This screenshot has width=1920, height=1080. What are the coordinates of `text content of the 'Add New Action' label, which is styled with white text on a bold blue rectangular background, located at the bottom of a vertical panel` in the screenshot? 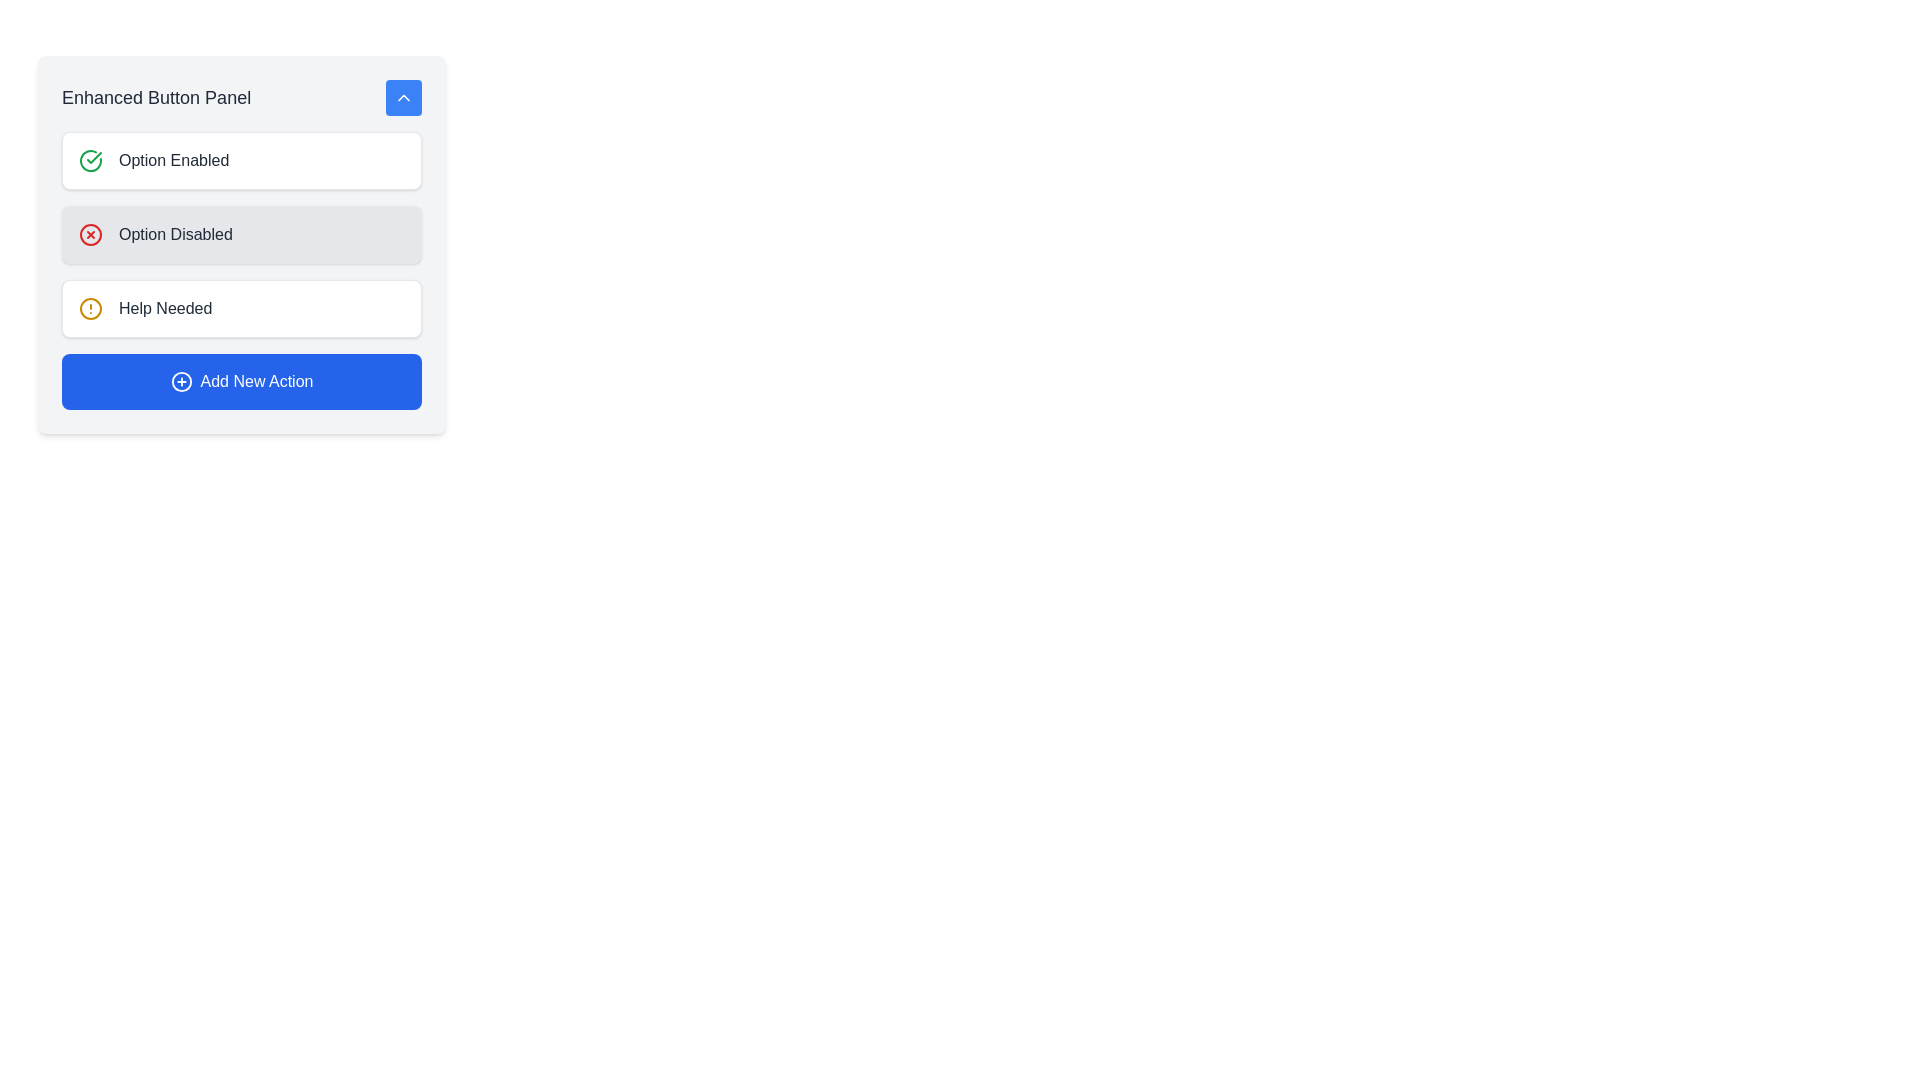 It's located at (255, 381).